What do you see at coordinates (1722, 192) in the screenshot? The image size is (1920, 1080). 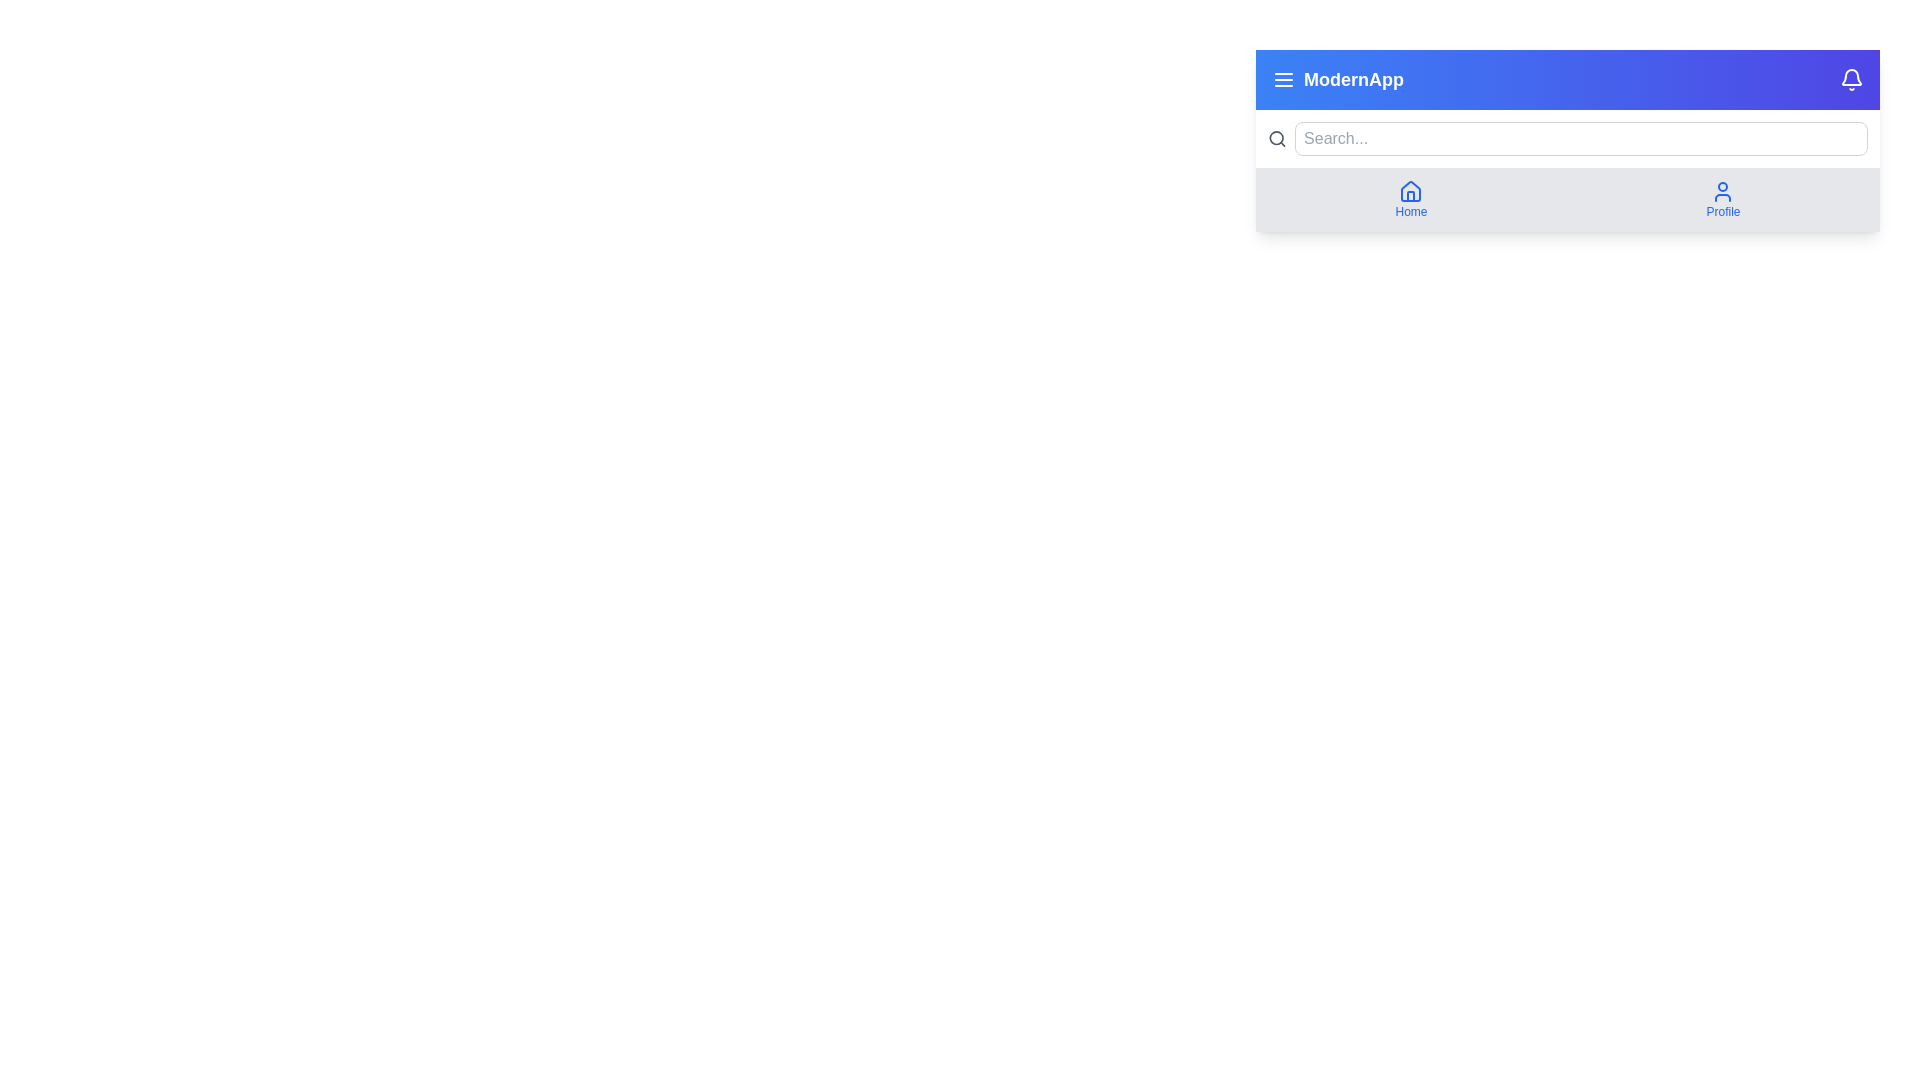 I see `the minimalistic blue user profile icon located in the top-right portion of the interface within the navigation bar` at bounding box center [1722, 192].